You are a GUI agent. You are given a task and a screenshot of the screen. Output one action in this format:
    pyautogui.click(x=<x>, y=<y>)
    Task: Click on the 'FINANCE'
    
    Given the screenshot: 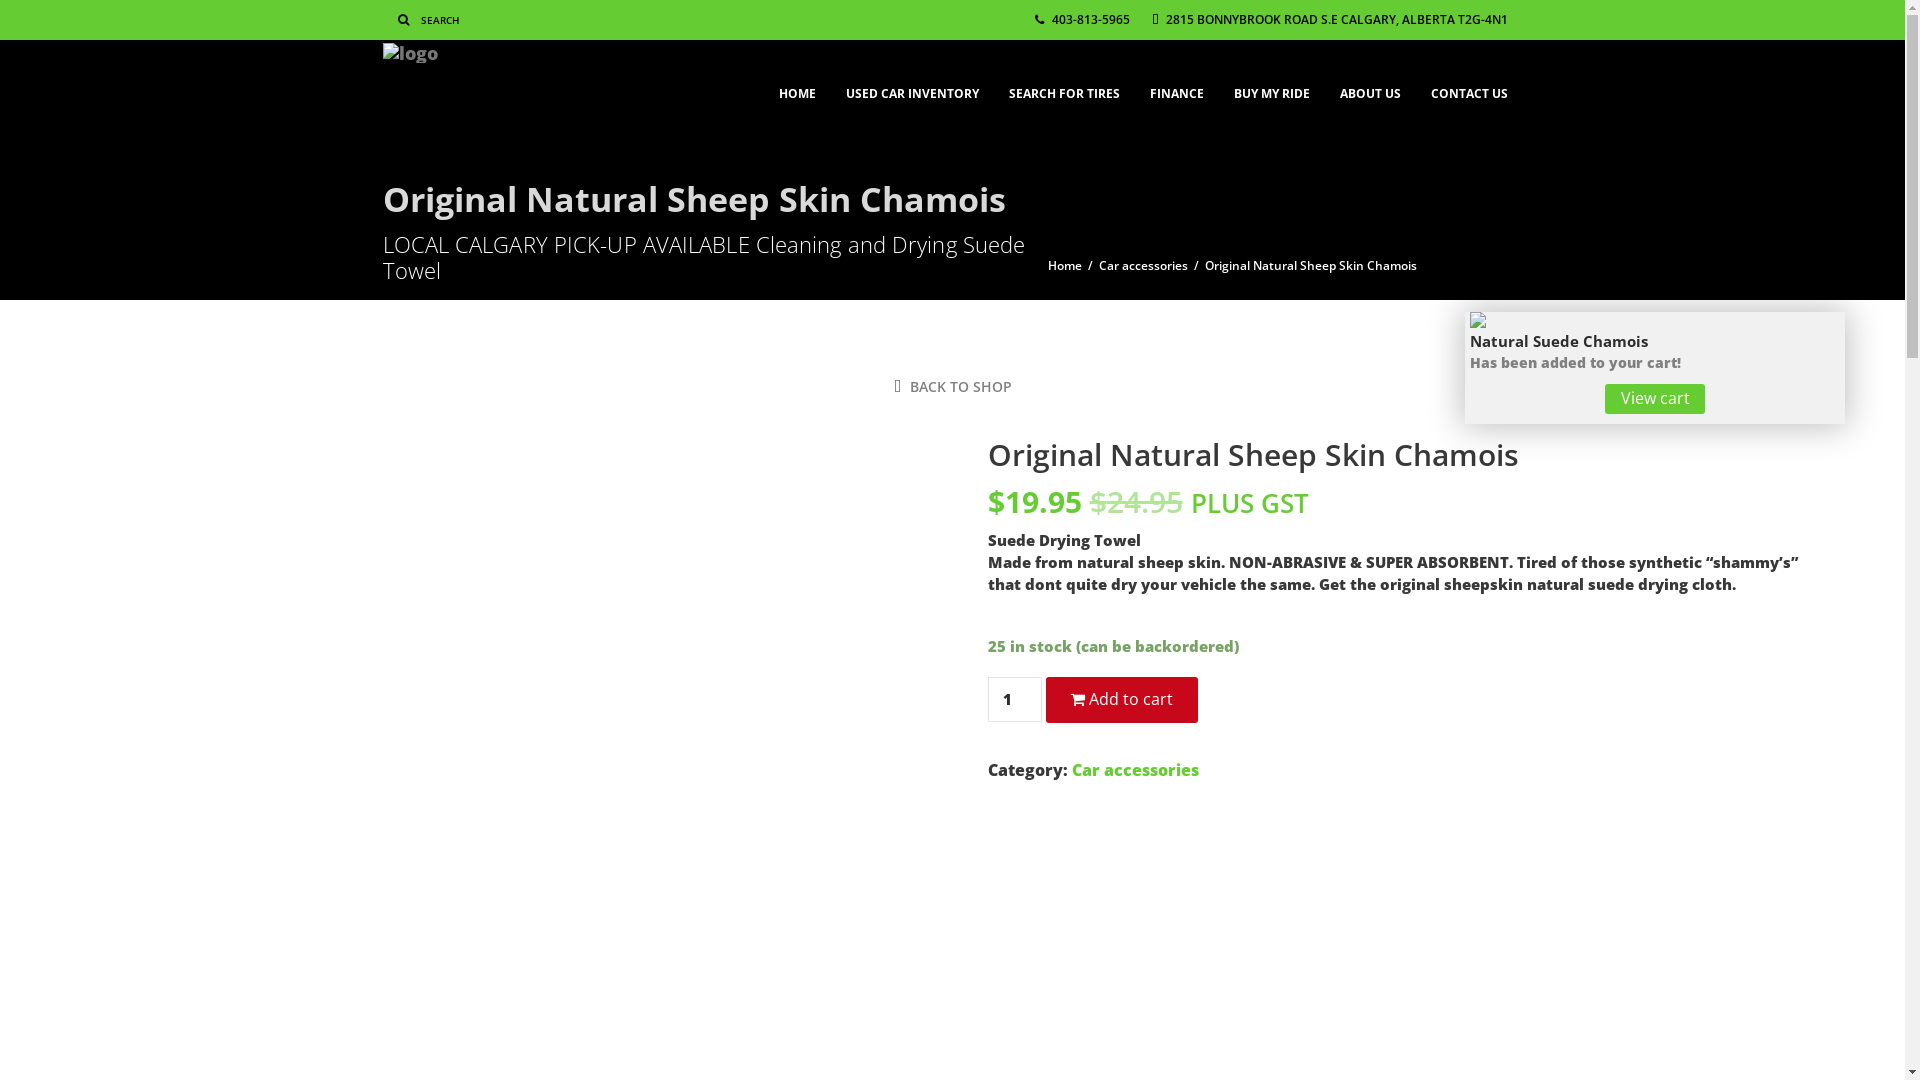 What is the action you would take?
    pyautogui.click(x=1176, y=83)
    